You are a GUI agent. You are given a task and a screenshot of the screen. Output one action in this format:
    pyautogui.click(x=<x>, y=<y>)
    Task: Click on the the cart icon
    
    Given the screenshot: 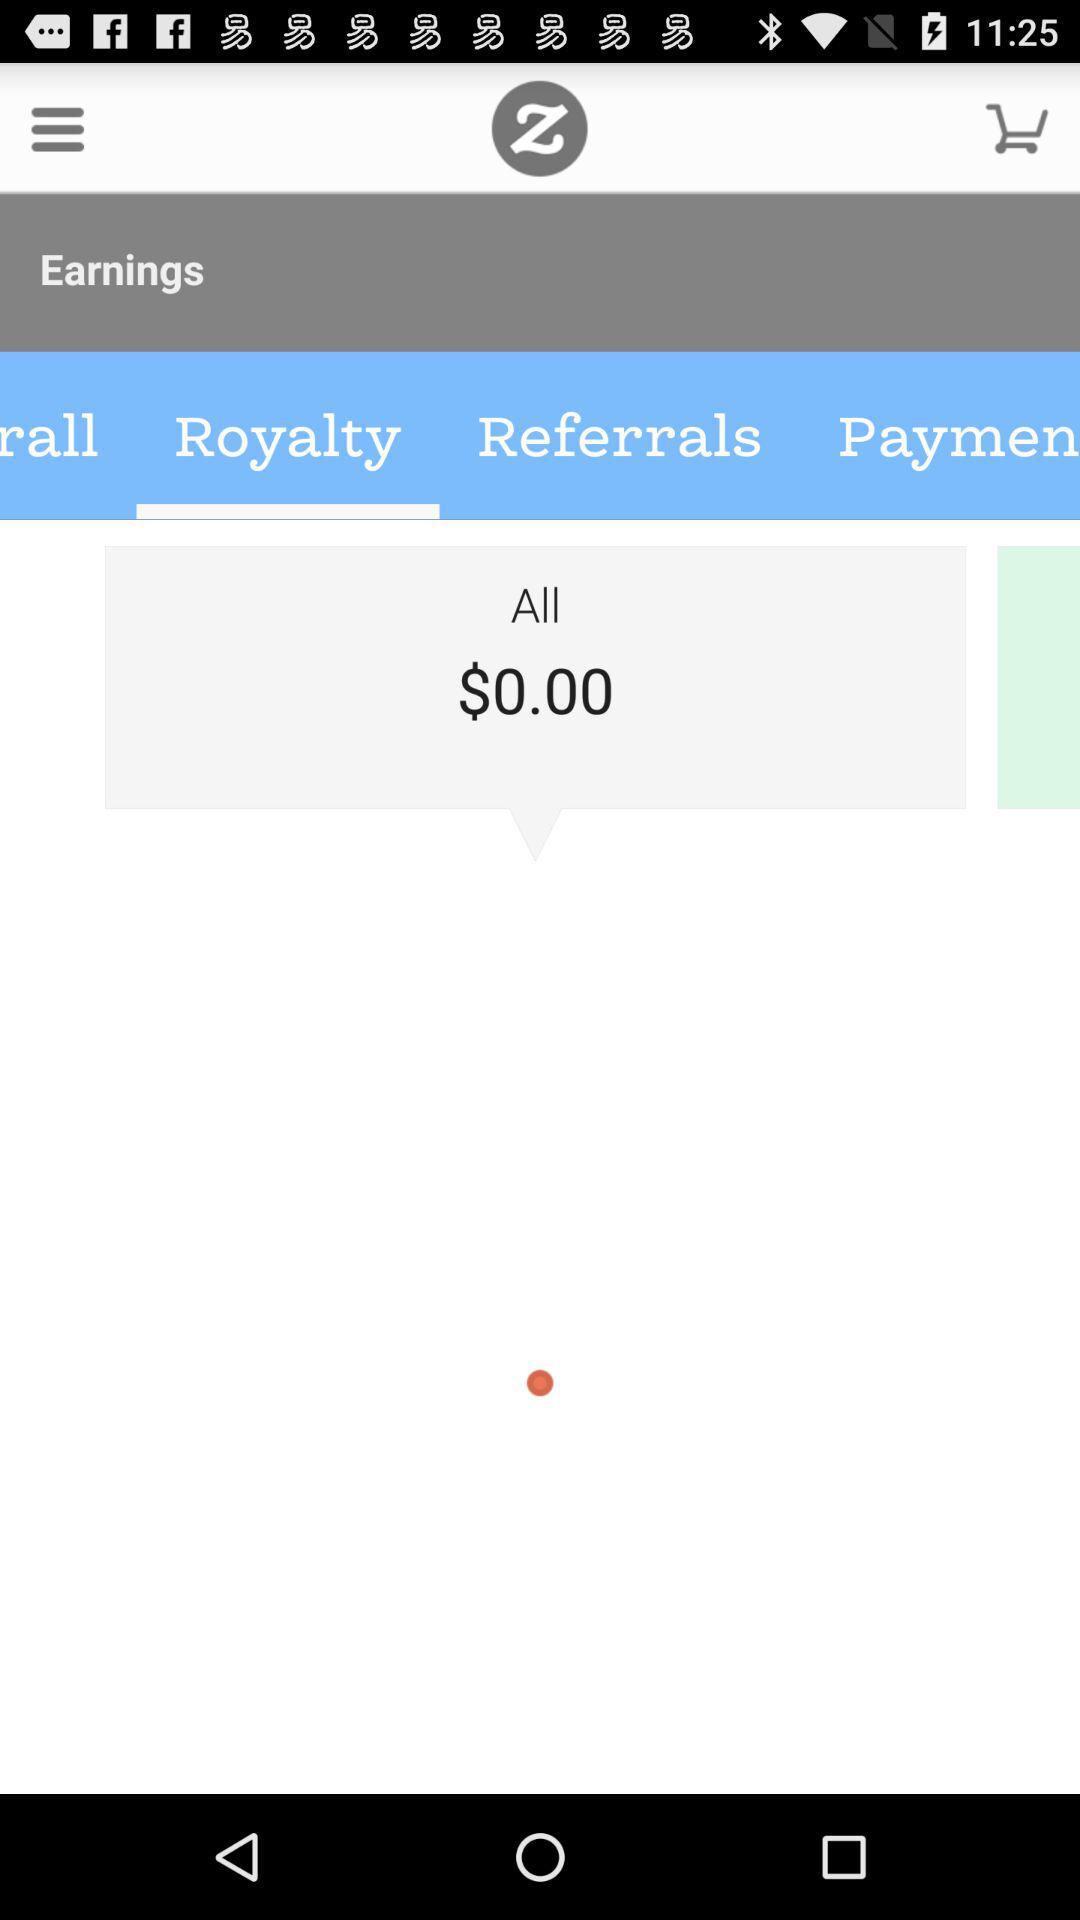 What is the action you would take?
    pyautogui.click(x=1017, y=136)
    